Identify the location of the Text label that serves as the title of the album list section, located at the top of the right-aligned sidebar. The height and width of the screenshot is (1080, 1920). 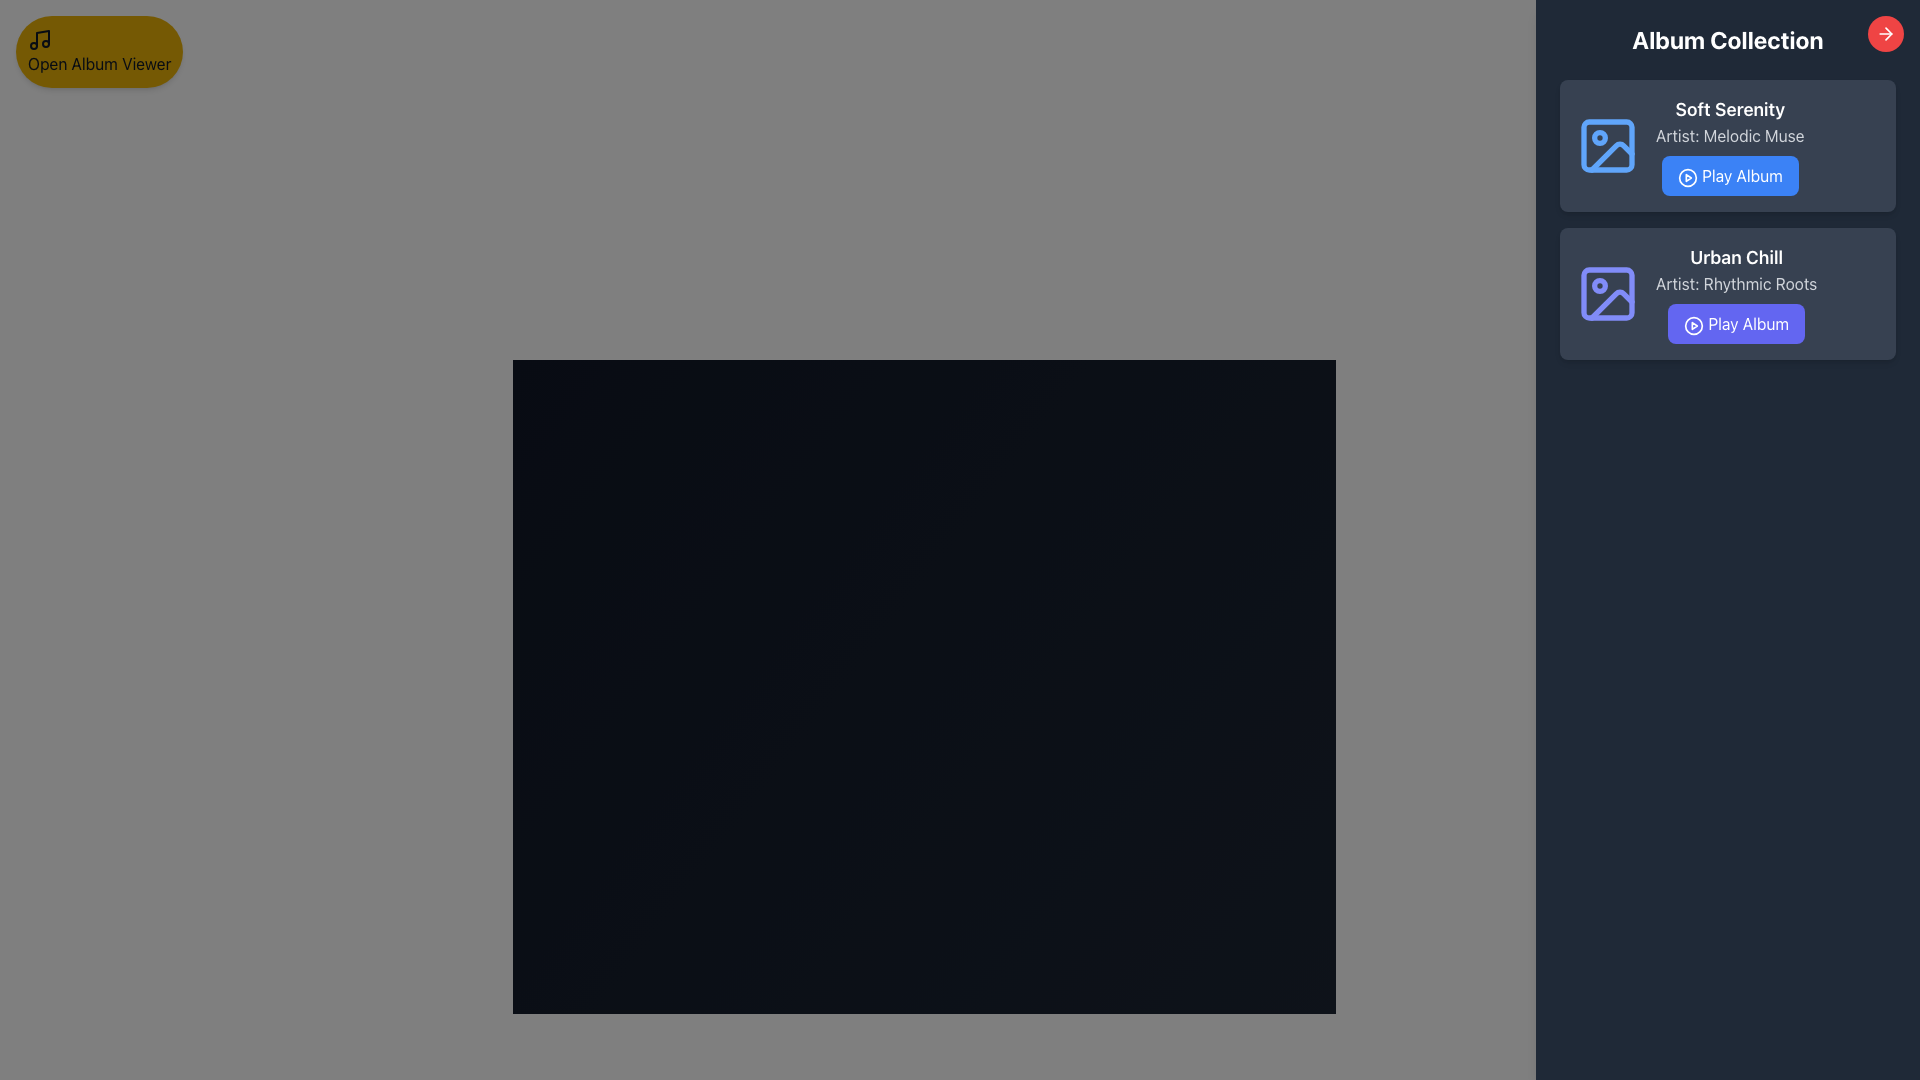
(1727, 39).